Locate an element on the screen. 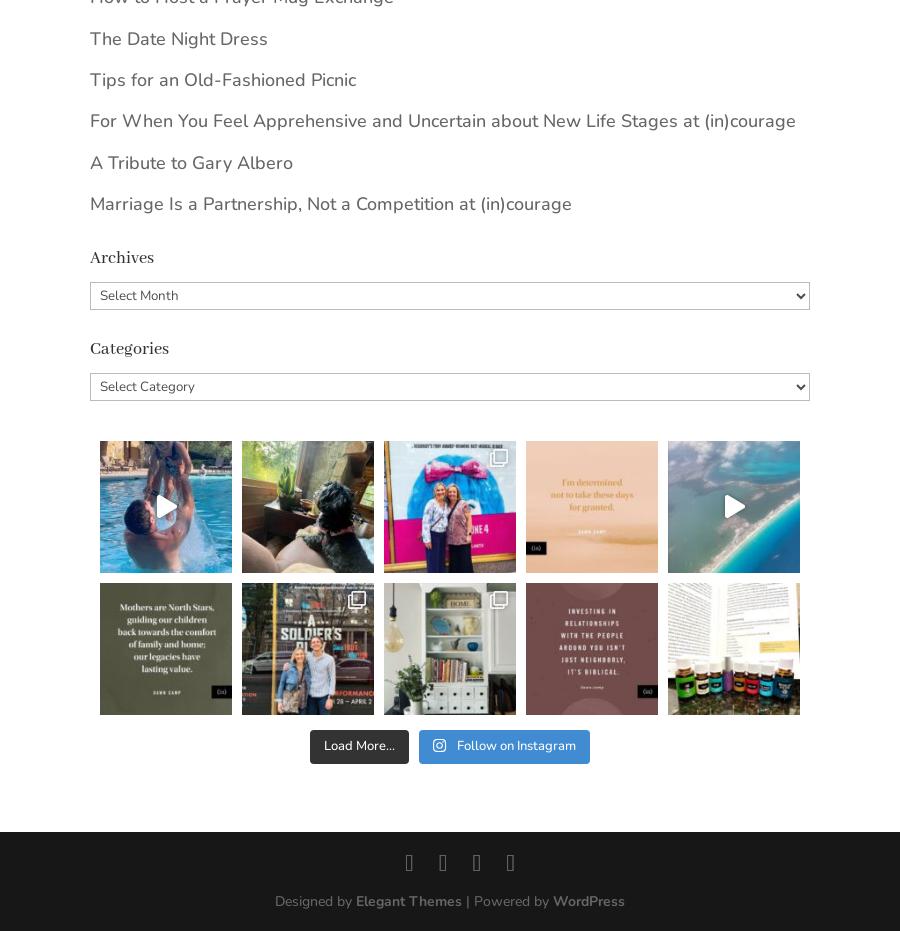 The height and width of the screenshot is (931, 900). 'A Tribute to Gary Albero' is located at coordinates (191, 160).